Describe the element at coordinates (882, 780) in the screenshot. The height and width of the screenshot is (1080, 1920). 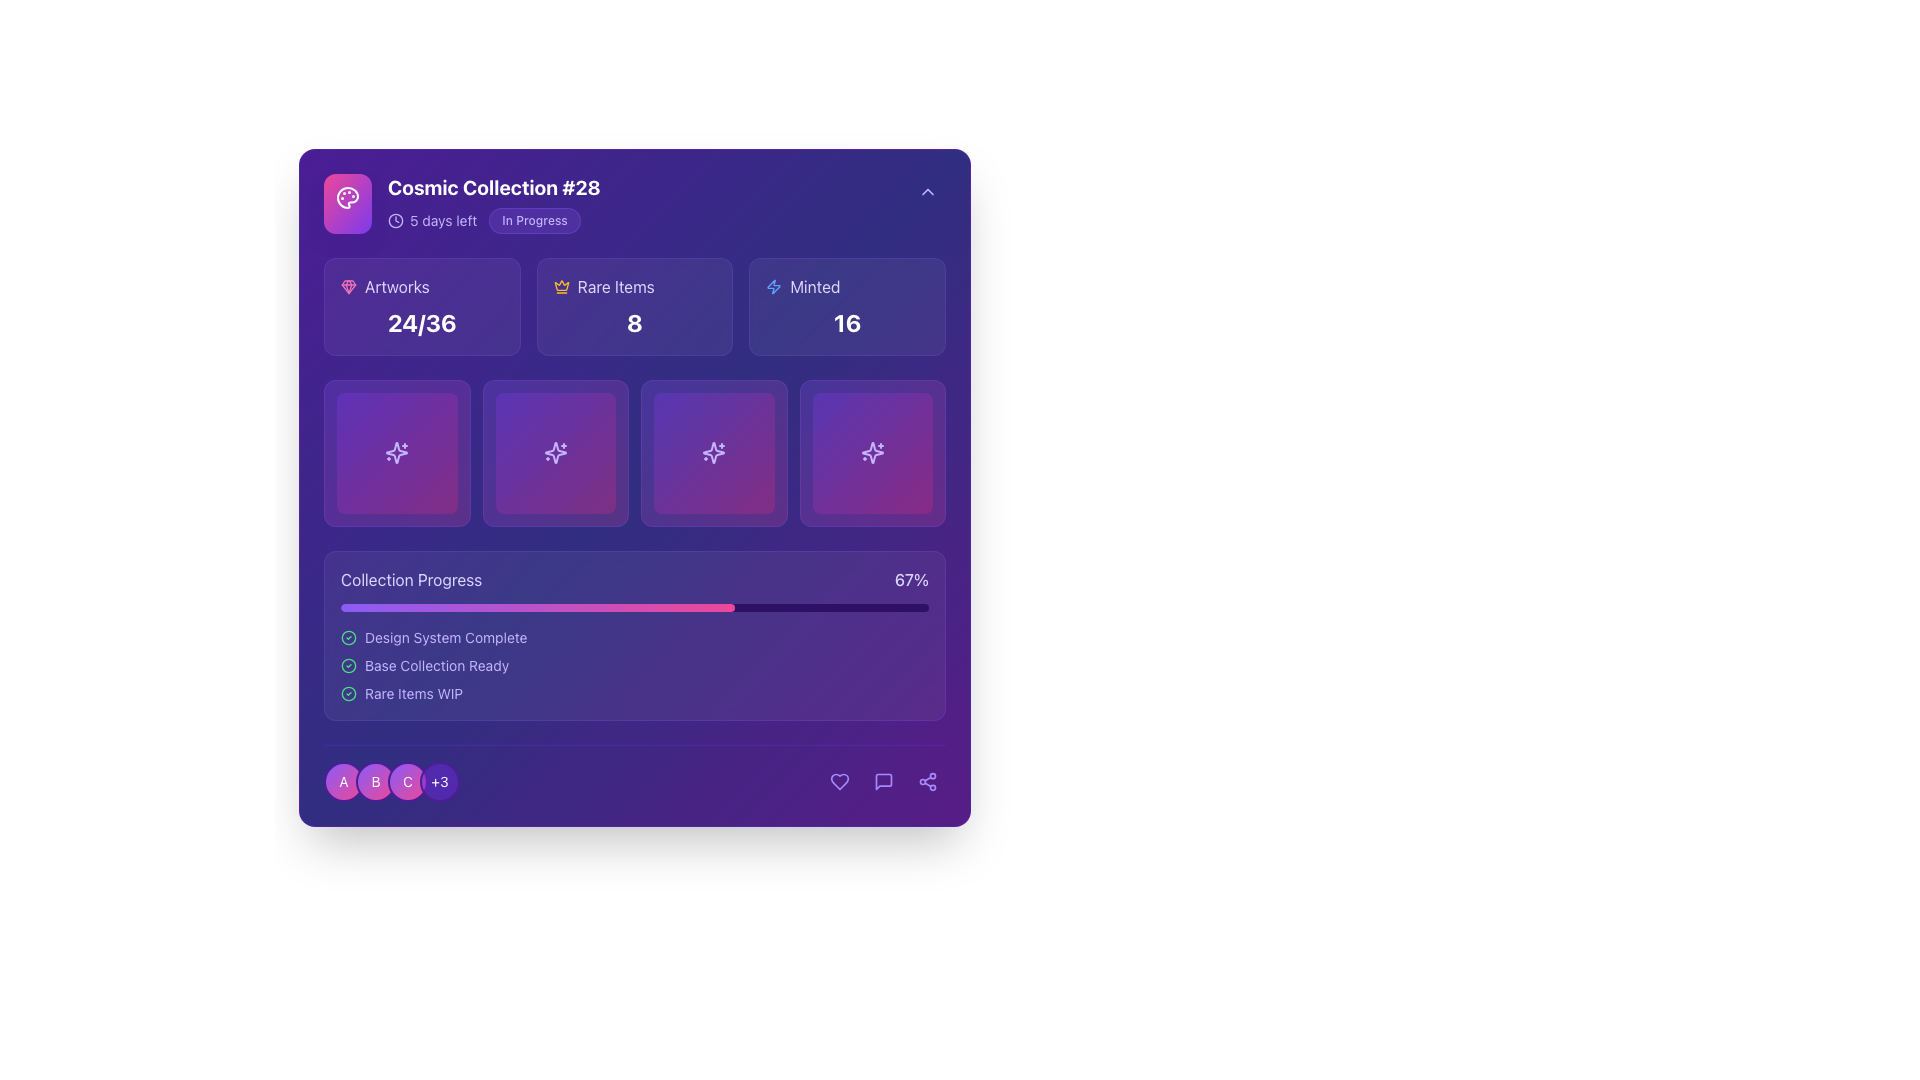
I see `the interactive comment icon with a violet outline located at the bottom-right corner of the panel` at that location.